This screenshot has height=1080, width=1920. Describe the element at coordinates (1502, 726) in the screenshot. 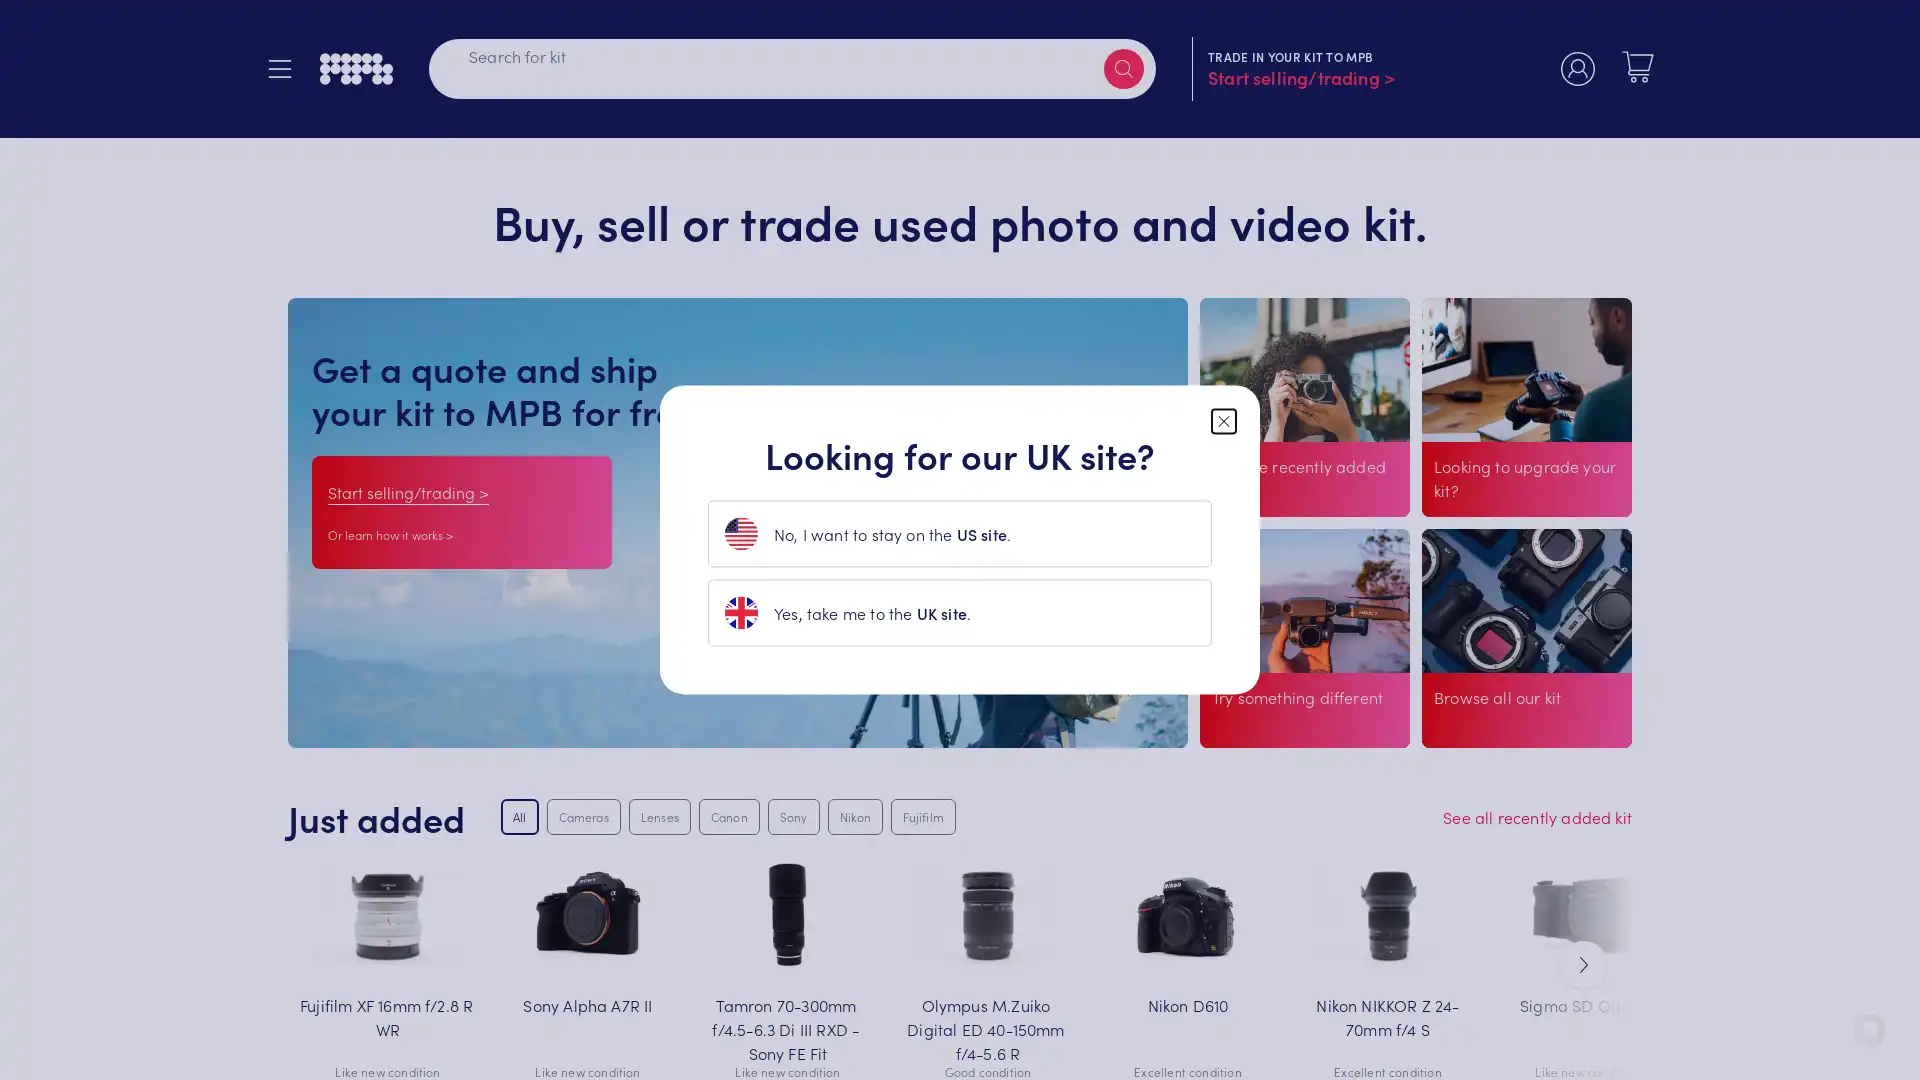

I see `Browse everything` at that location.